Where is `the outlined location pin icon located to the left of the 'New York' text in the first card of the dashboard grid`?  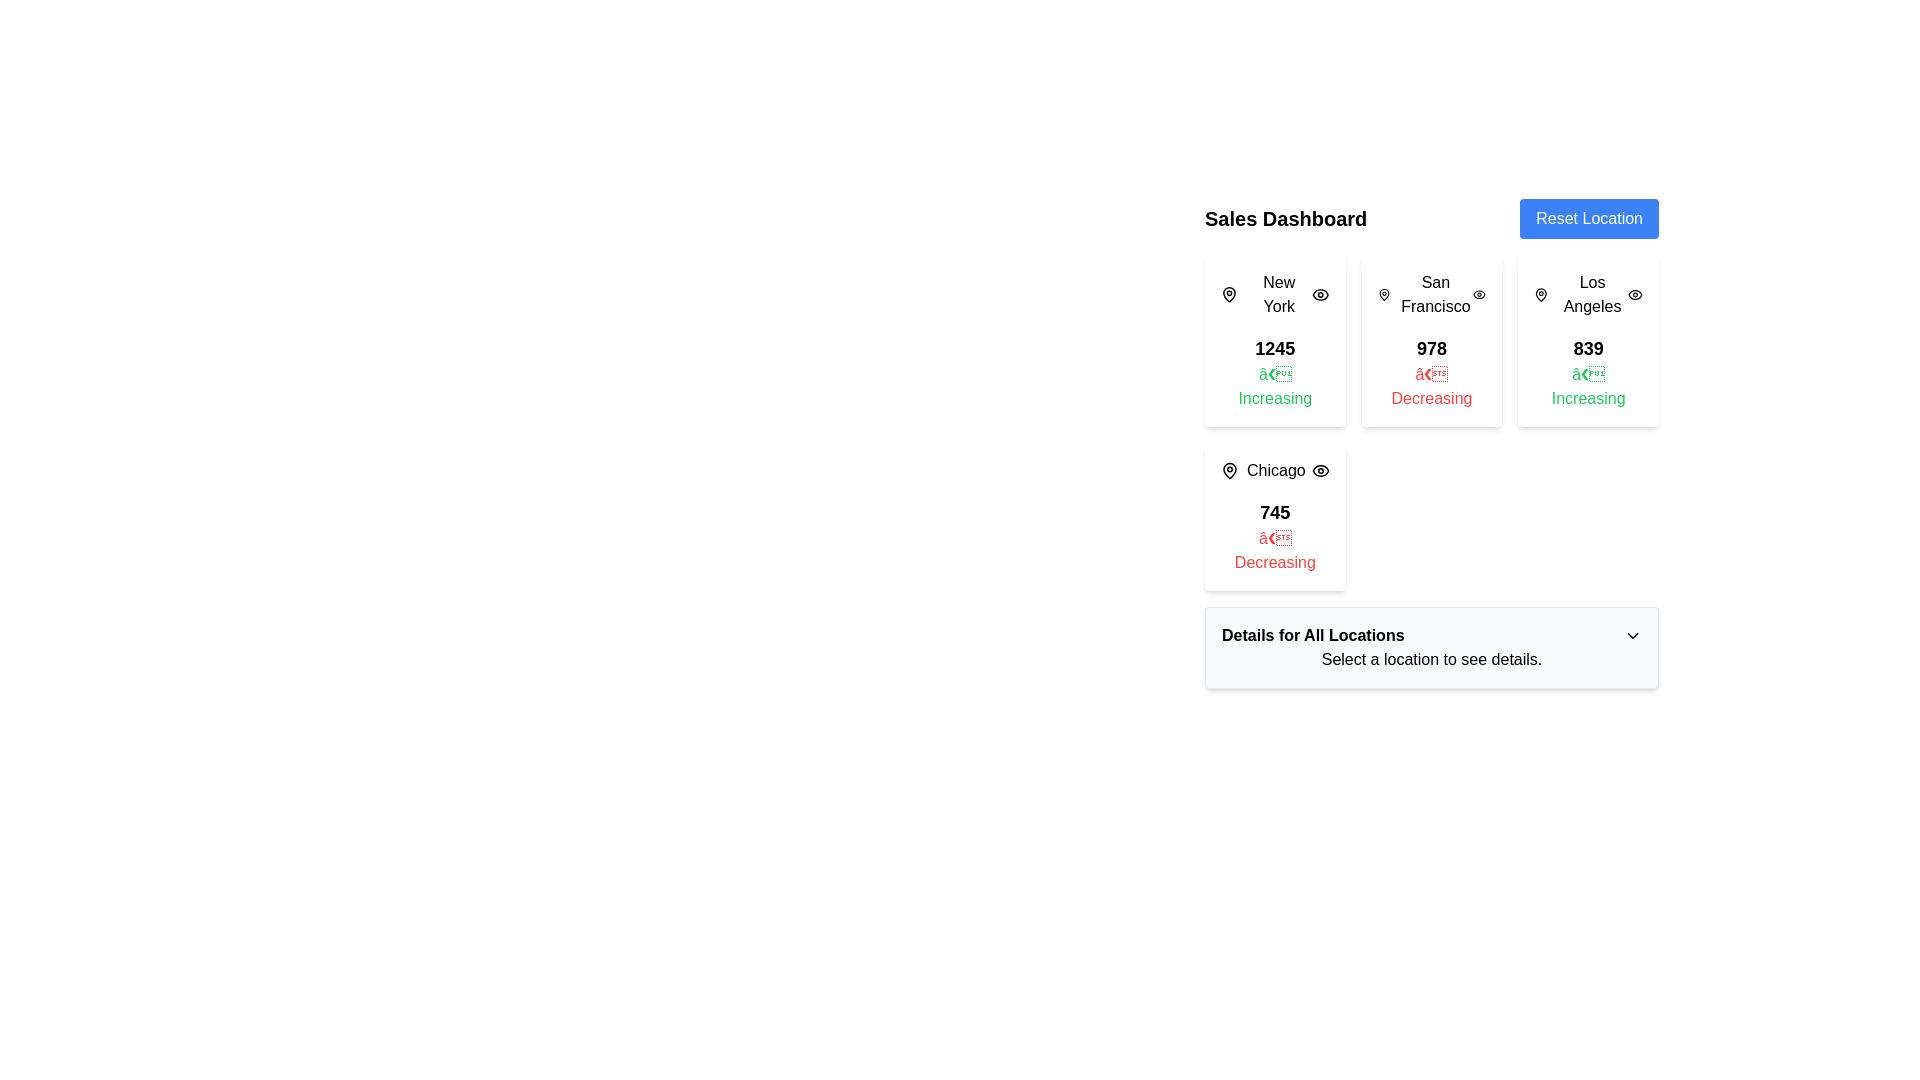
the outlined location pin icon located to the left of the 'New York' text in the first card of the dashboard grid is located at coordinates (1228, 294).